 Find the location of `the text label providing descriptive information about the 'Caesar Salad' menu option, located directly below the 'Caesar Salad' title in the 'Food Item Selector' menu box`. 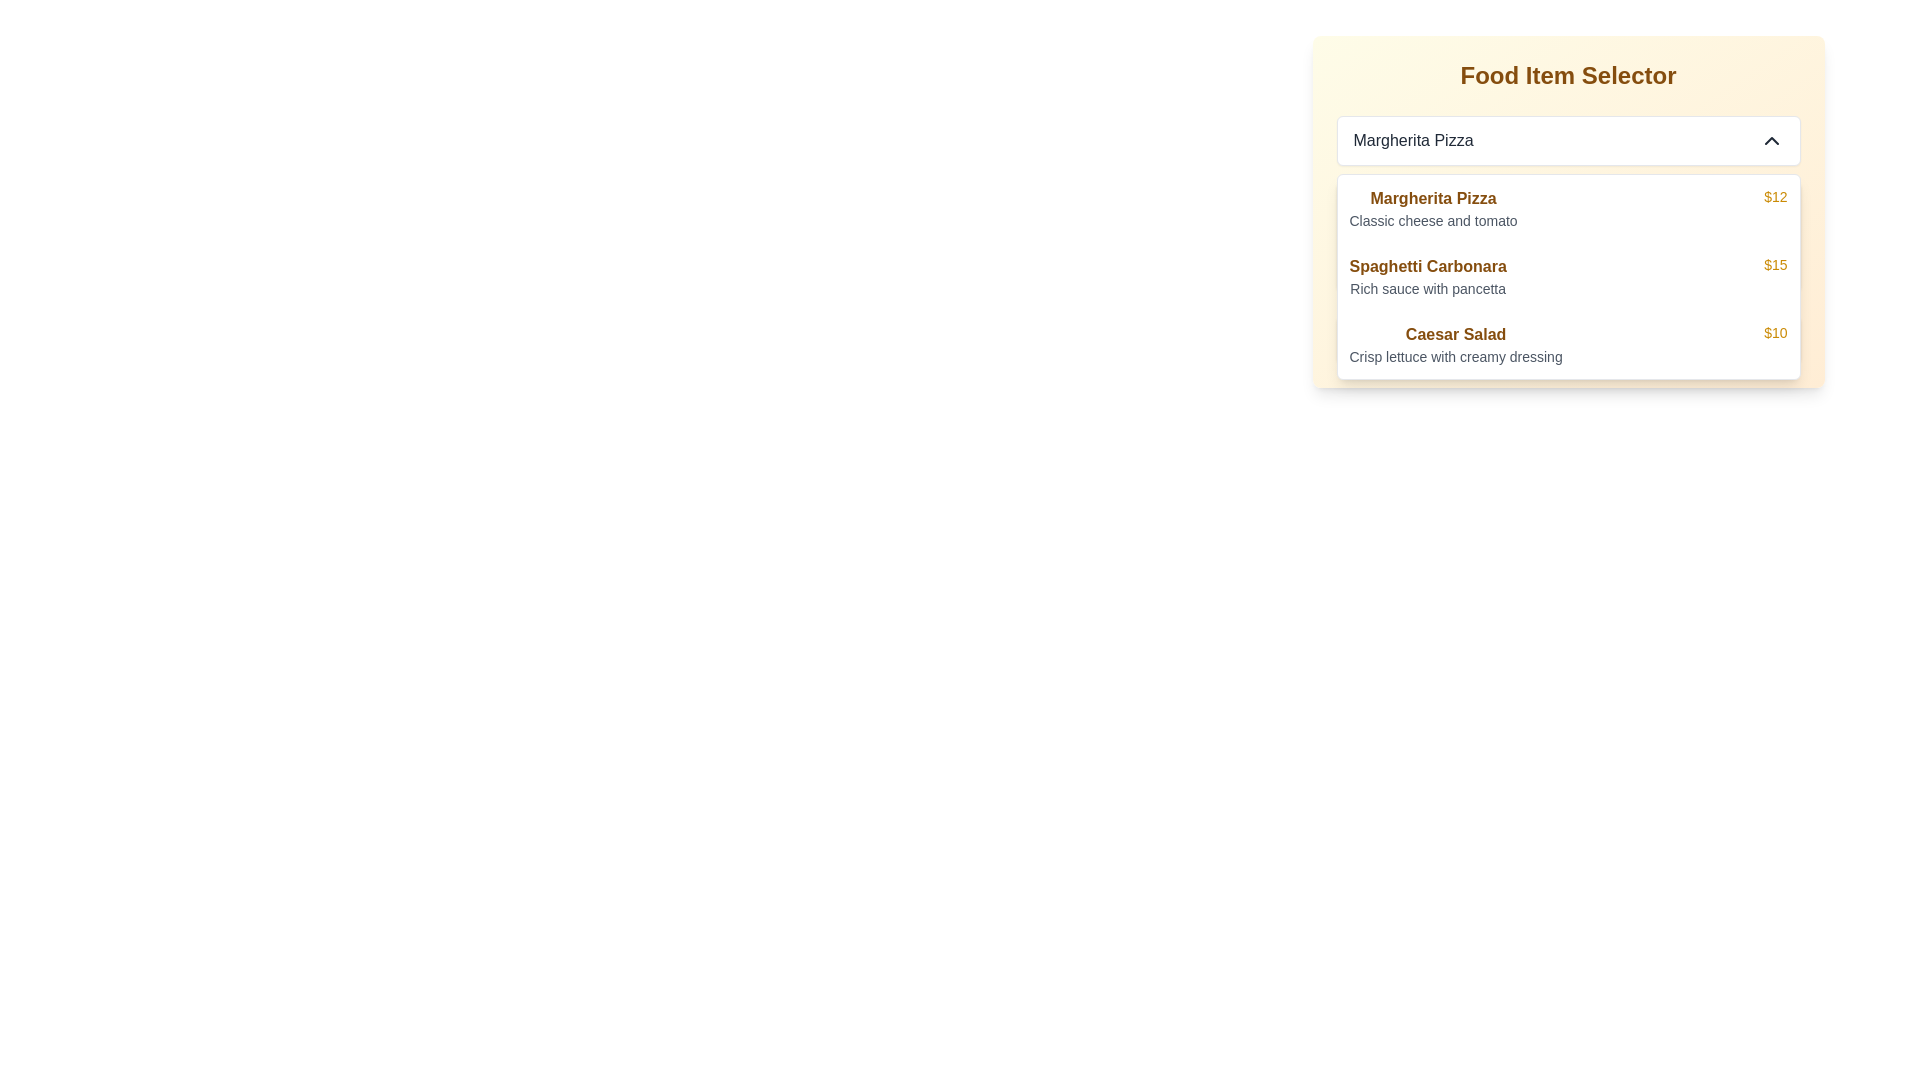

the text label providing descriptive information about the 'Caesar Salad' menu option, located directly below the 'Caesar Salad' title in the 'Food Item Selector' menu box is located at coordinates (1456, 356).